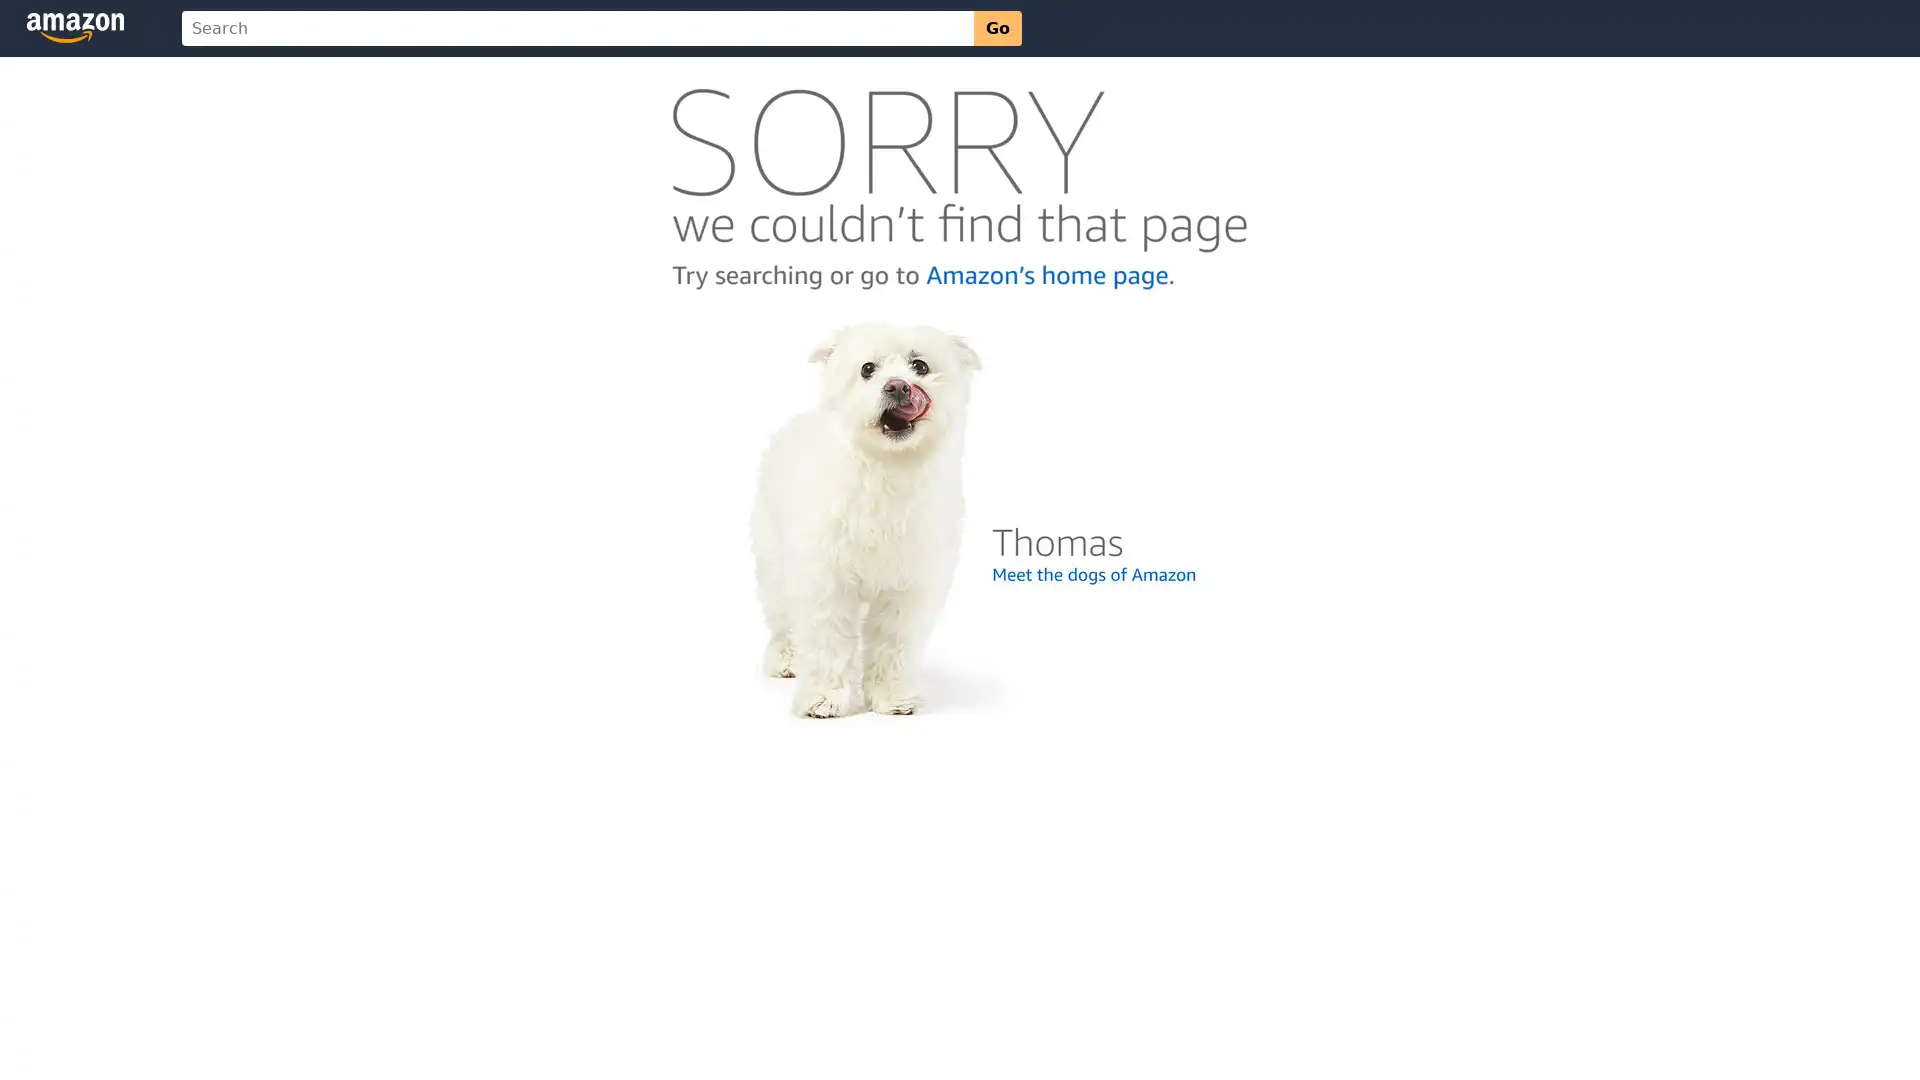 Image resolution: width=1920 pixels, height=1080 pixels. What do you see at coordinates (998, 28) in the screenshot?
I see `Go` at bounding box center [998, 28].